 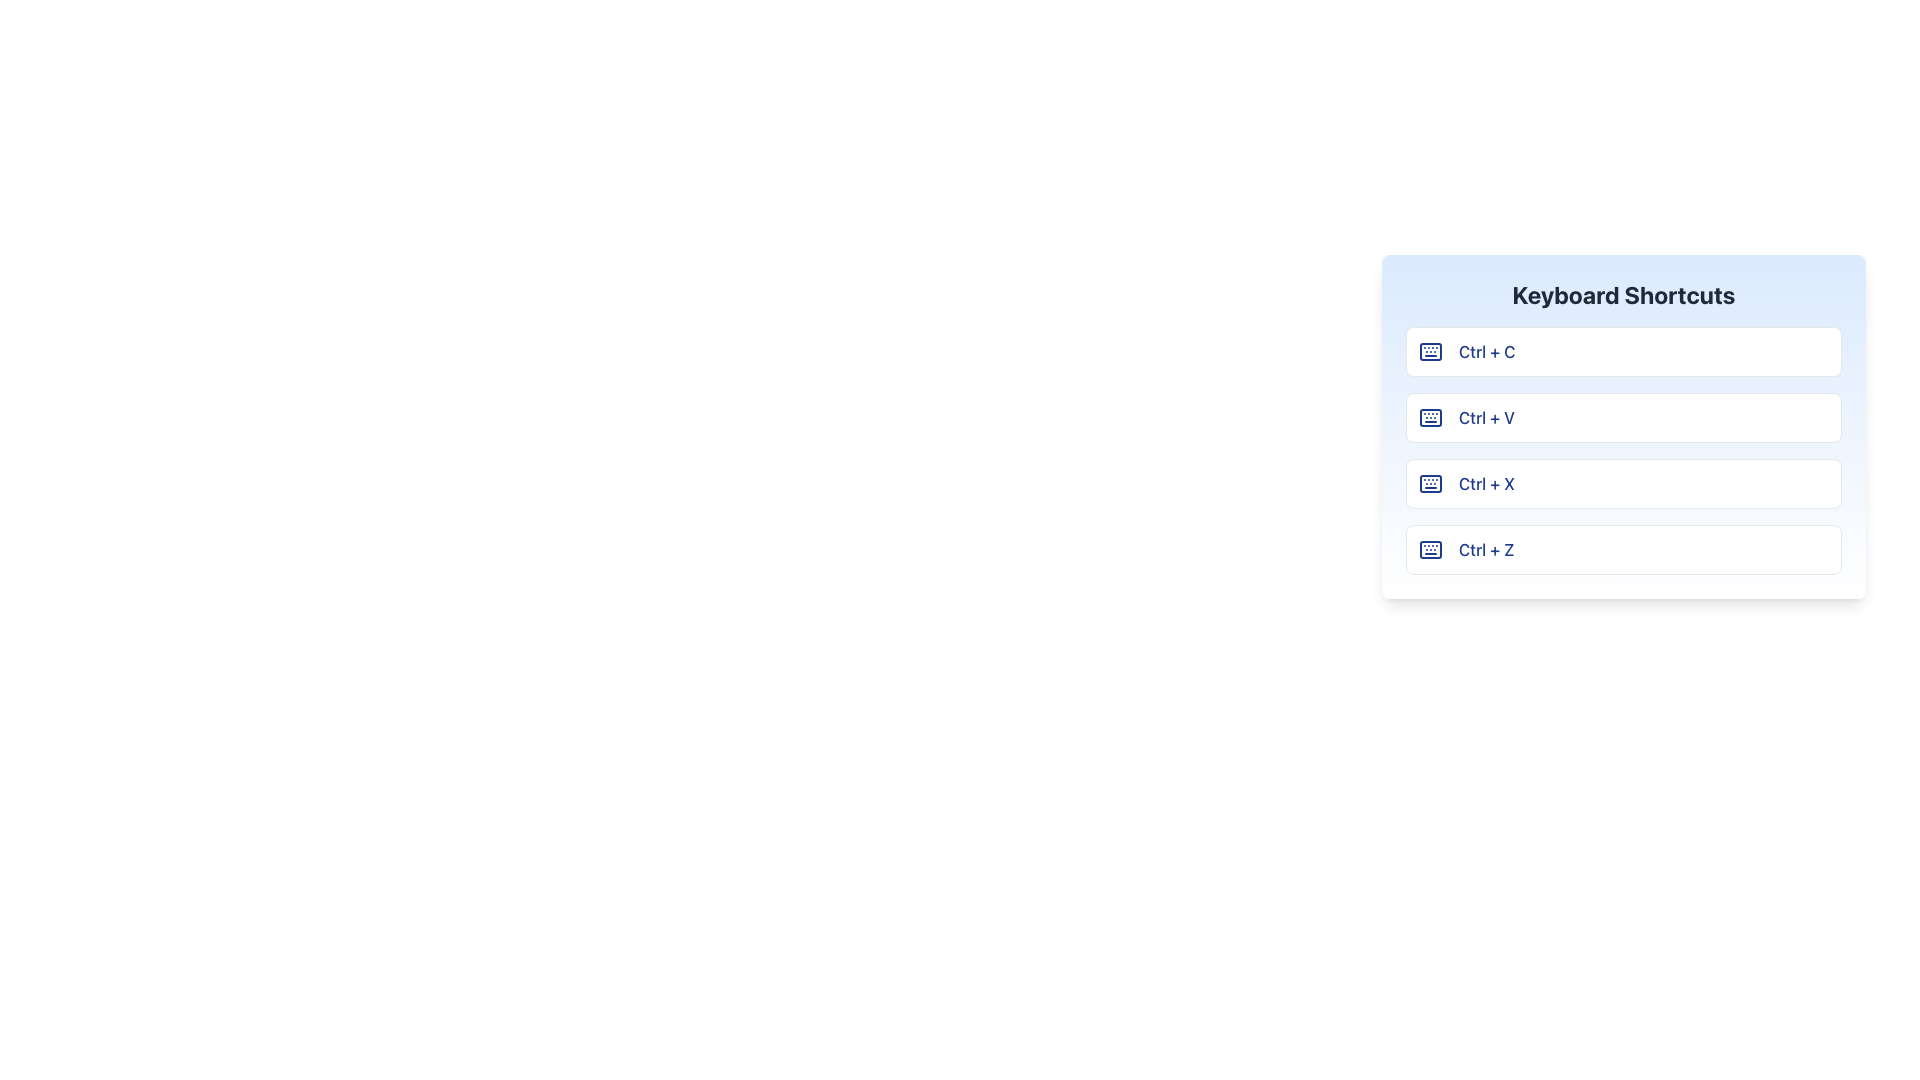 What do you see at coordinates (1429, 350) in the screenshot?
I see `the keyboard icon with a blue border and white background located to the left of the 'Ctrl + C' text in the vertical list of keyboard shortcuts` at bounding box center [1429, 350].